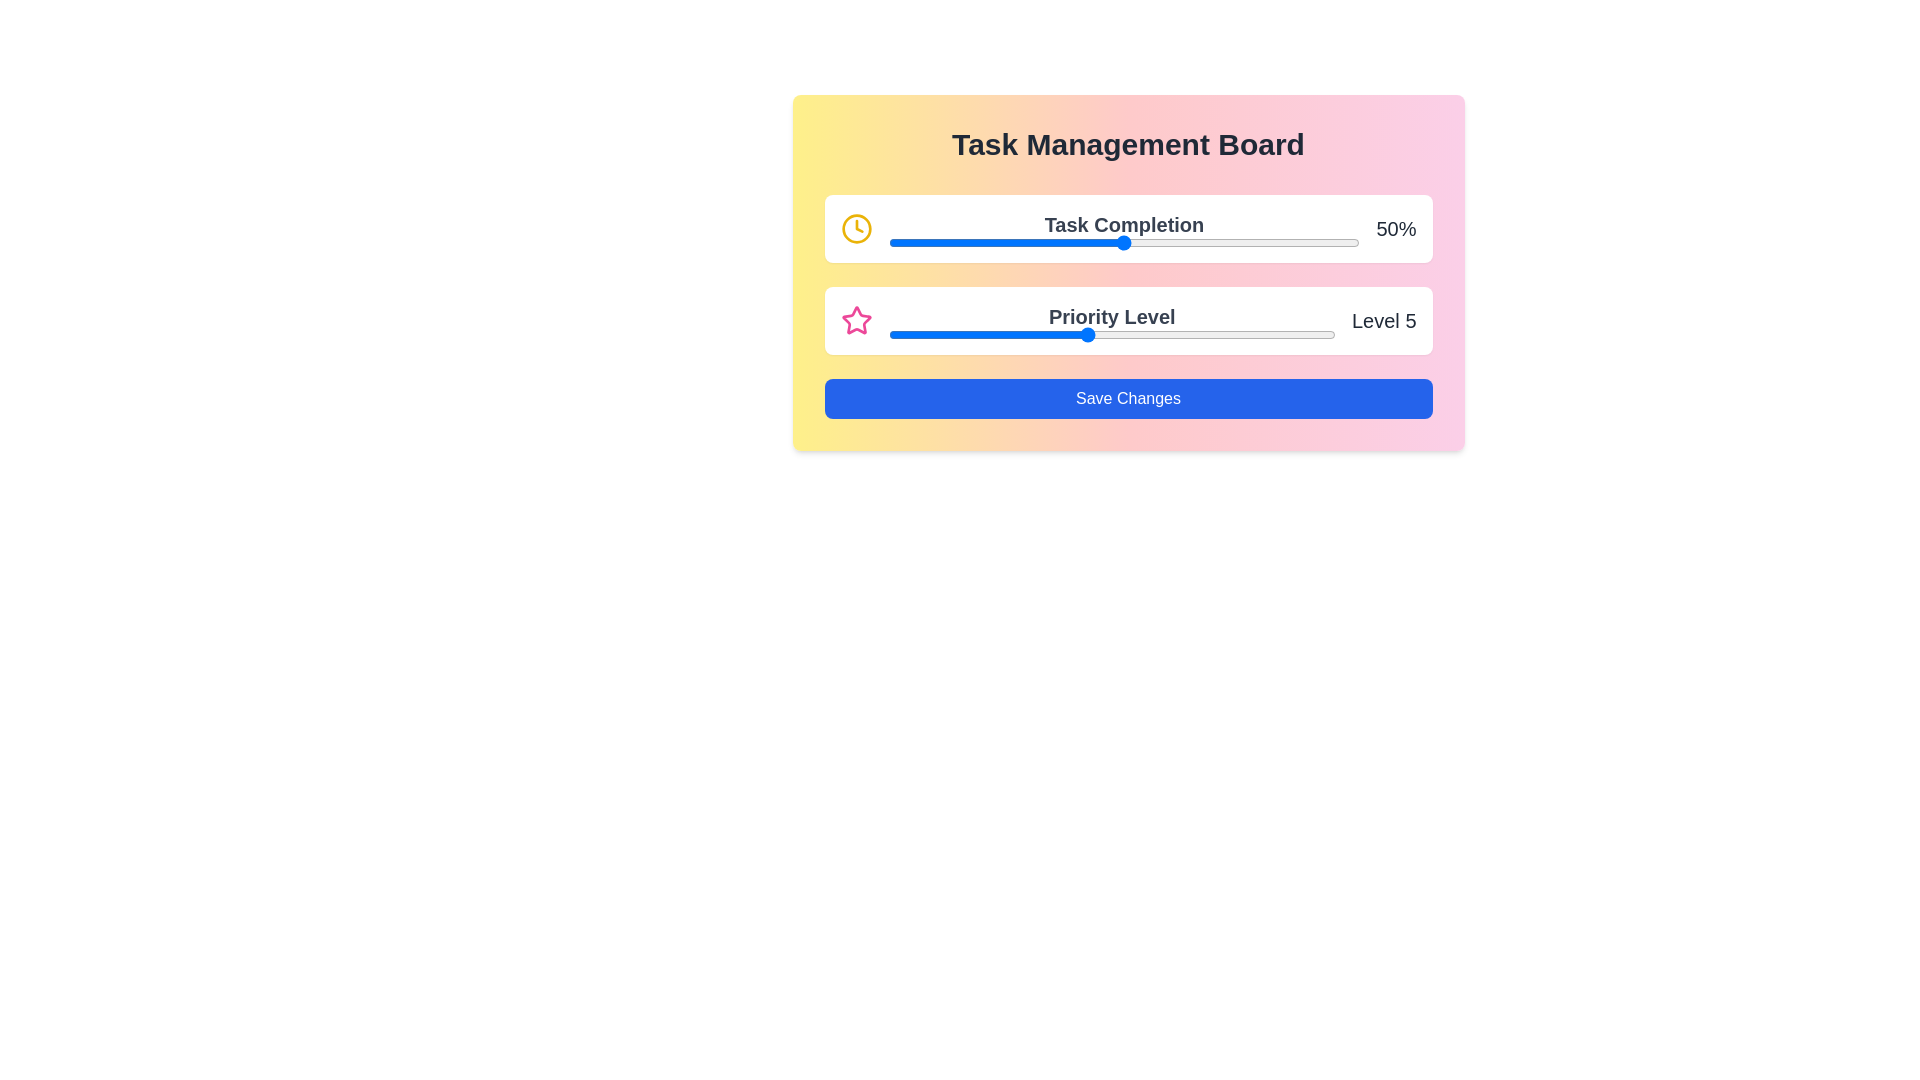 The width and height of the screenshot is (1920, 1080). I want to click on the pink five-pointed star icon with a hollow center located near the 'Priority Level' label, so click(856, 319).